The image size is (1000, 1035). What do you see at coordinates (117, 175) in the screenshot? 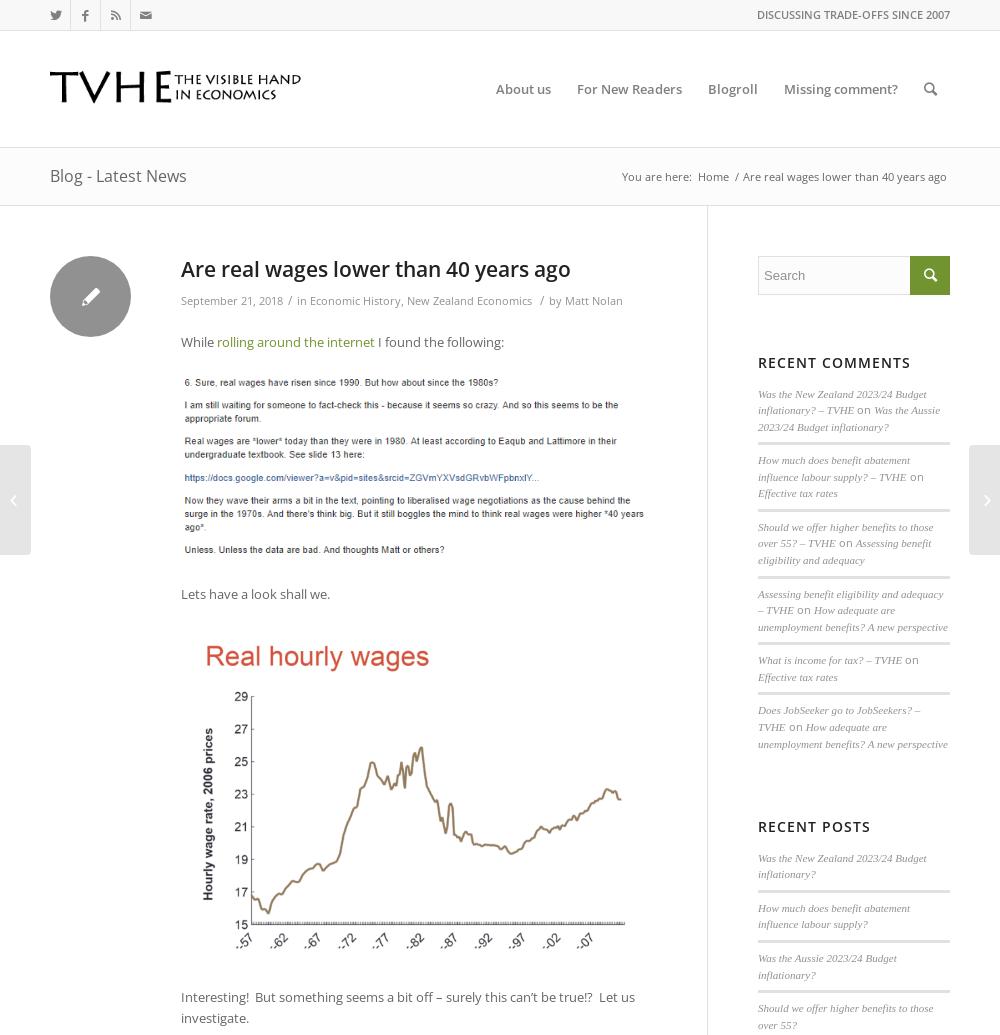
I see `'Blog - Latest News'` at bounding box center [117, 175].